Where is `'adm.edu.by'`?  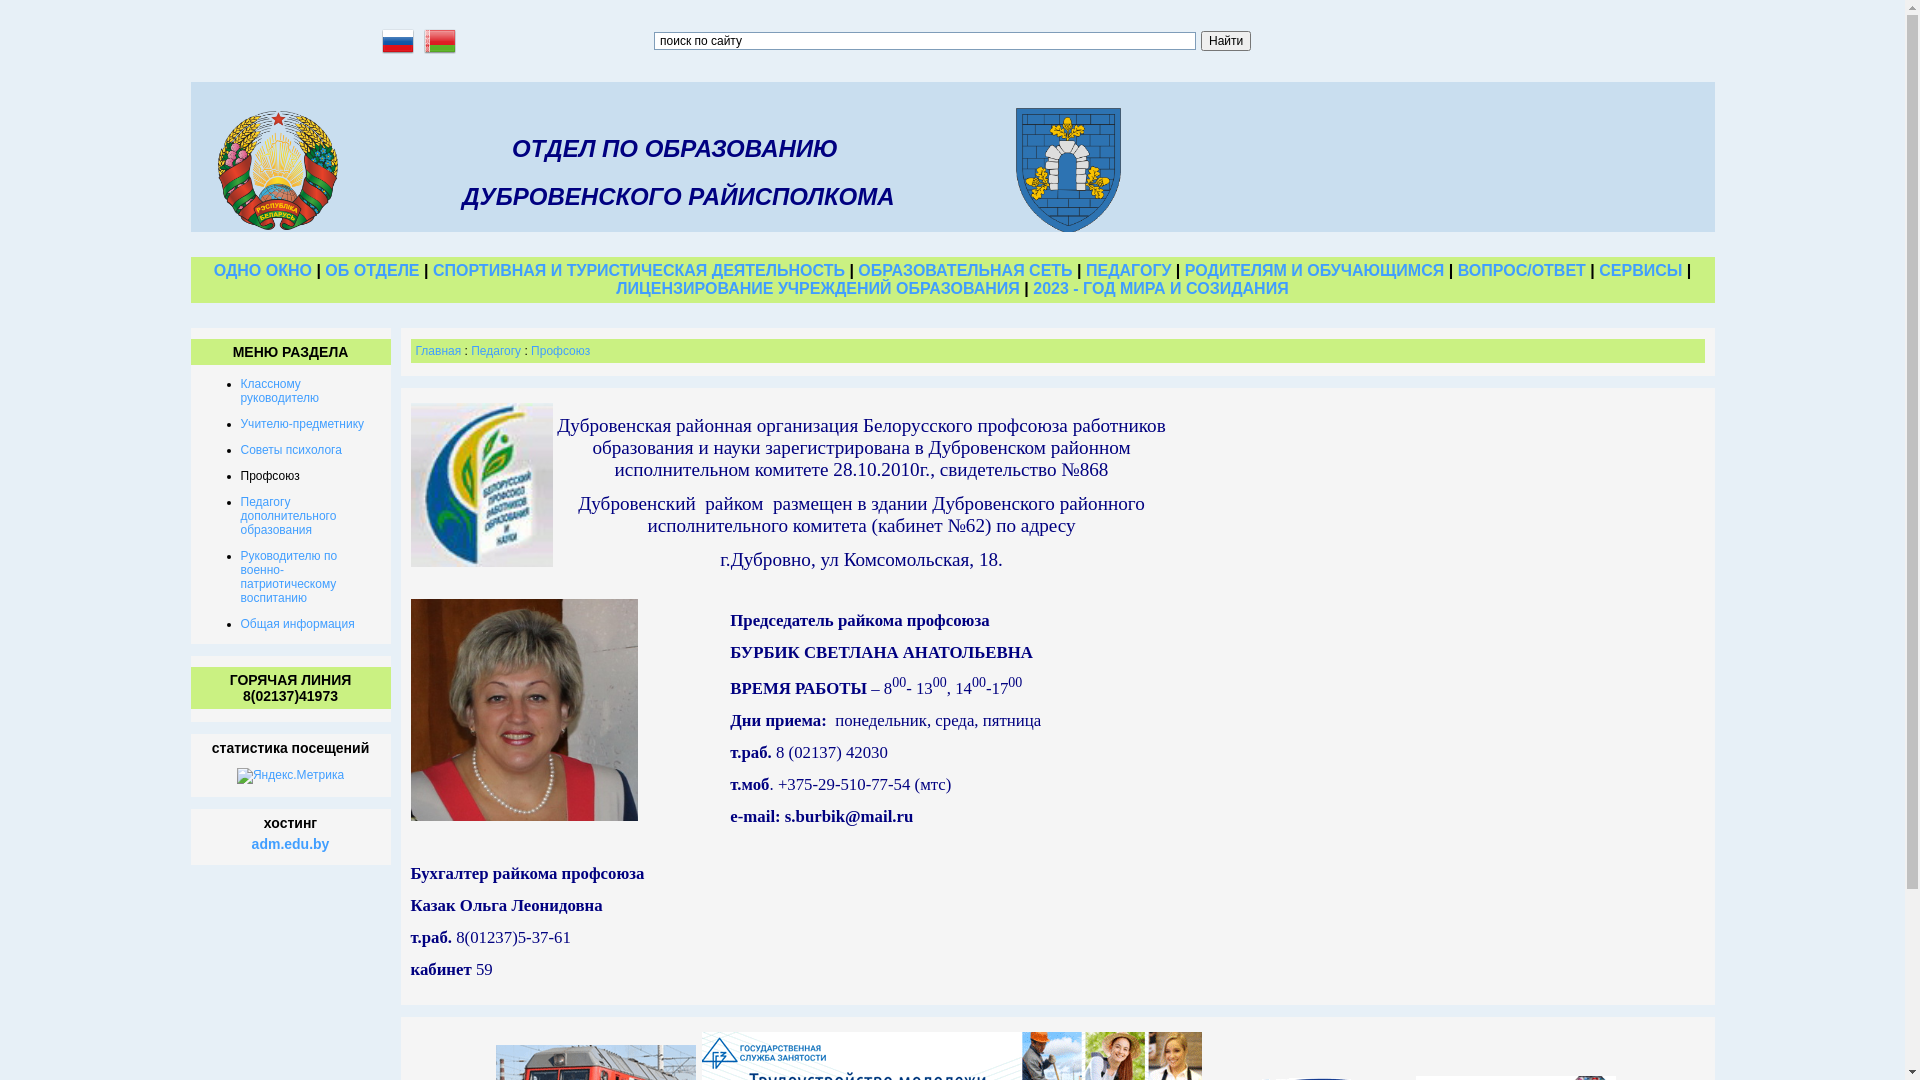
'adm.edu.by' is located at coordinates (251, 844).